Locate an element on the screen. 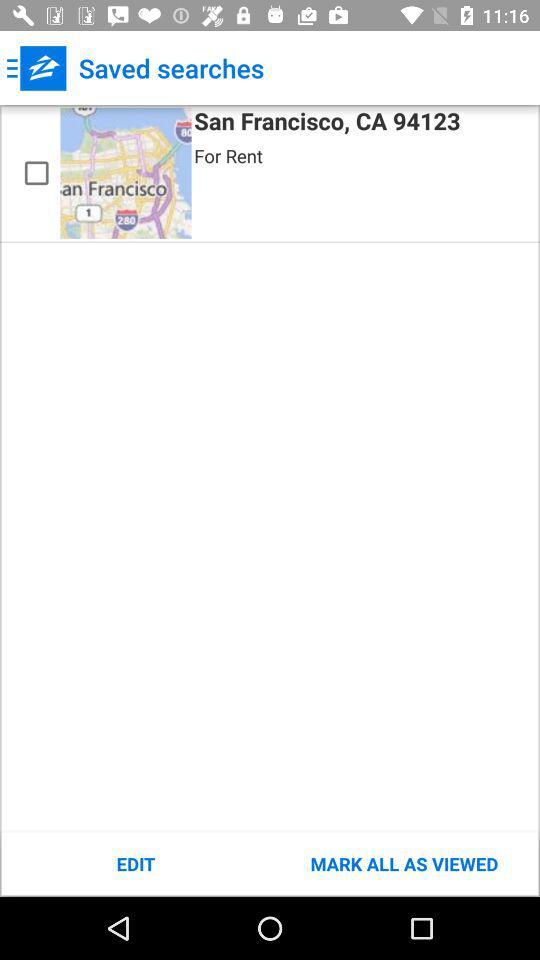 This screenshot has width=540, height=960. the icon above the for rent icon is located at coordinates (327, 123).